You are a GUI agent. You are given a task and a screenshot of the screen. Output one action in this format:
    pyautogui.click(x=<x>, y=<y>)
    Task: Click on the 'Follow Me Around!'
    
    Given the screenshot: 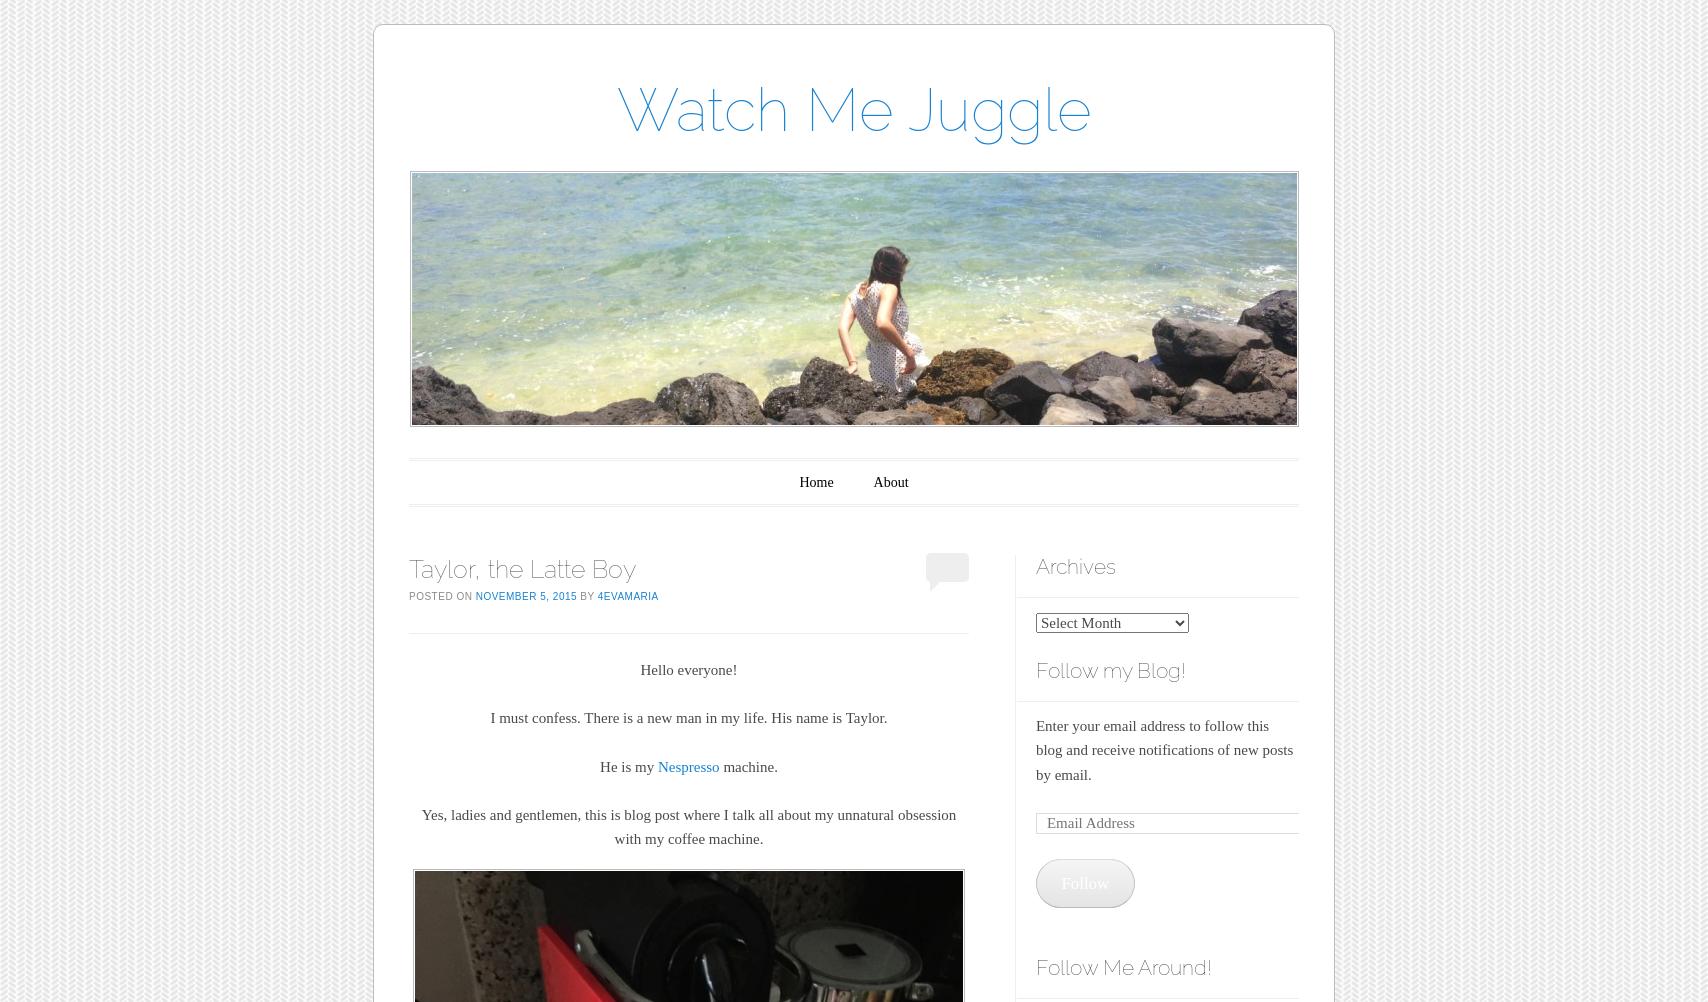 What is the action you would take?
    pyautogui.click(x=1123, y=966)
    